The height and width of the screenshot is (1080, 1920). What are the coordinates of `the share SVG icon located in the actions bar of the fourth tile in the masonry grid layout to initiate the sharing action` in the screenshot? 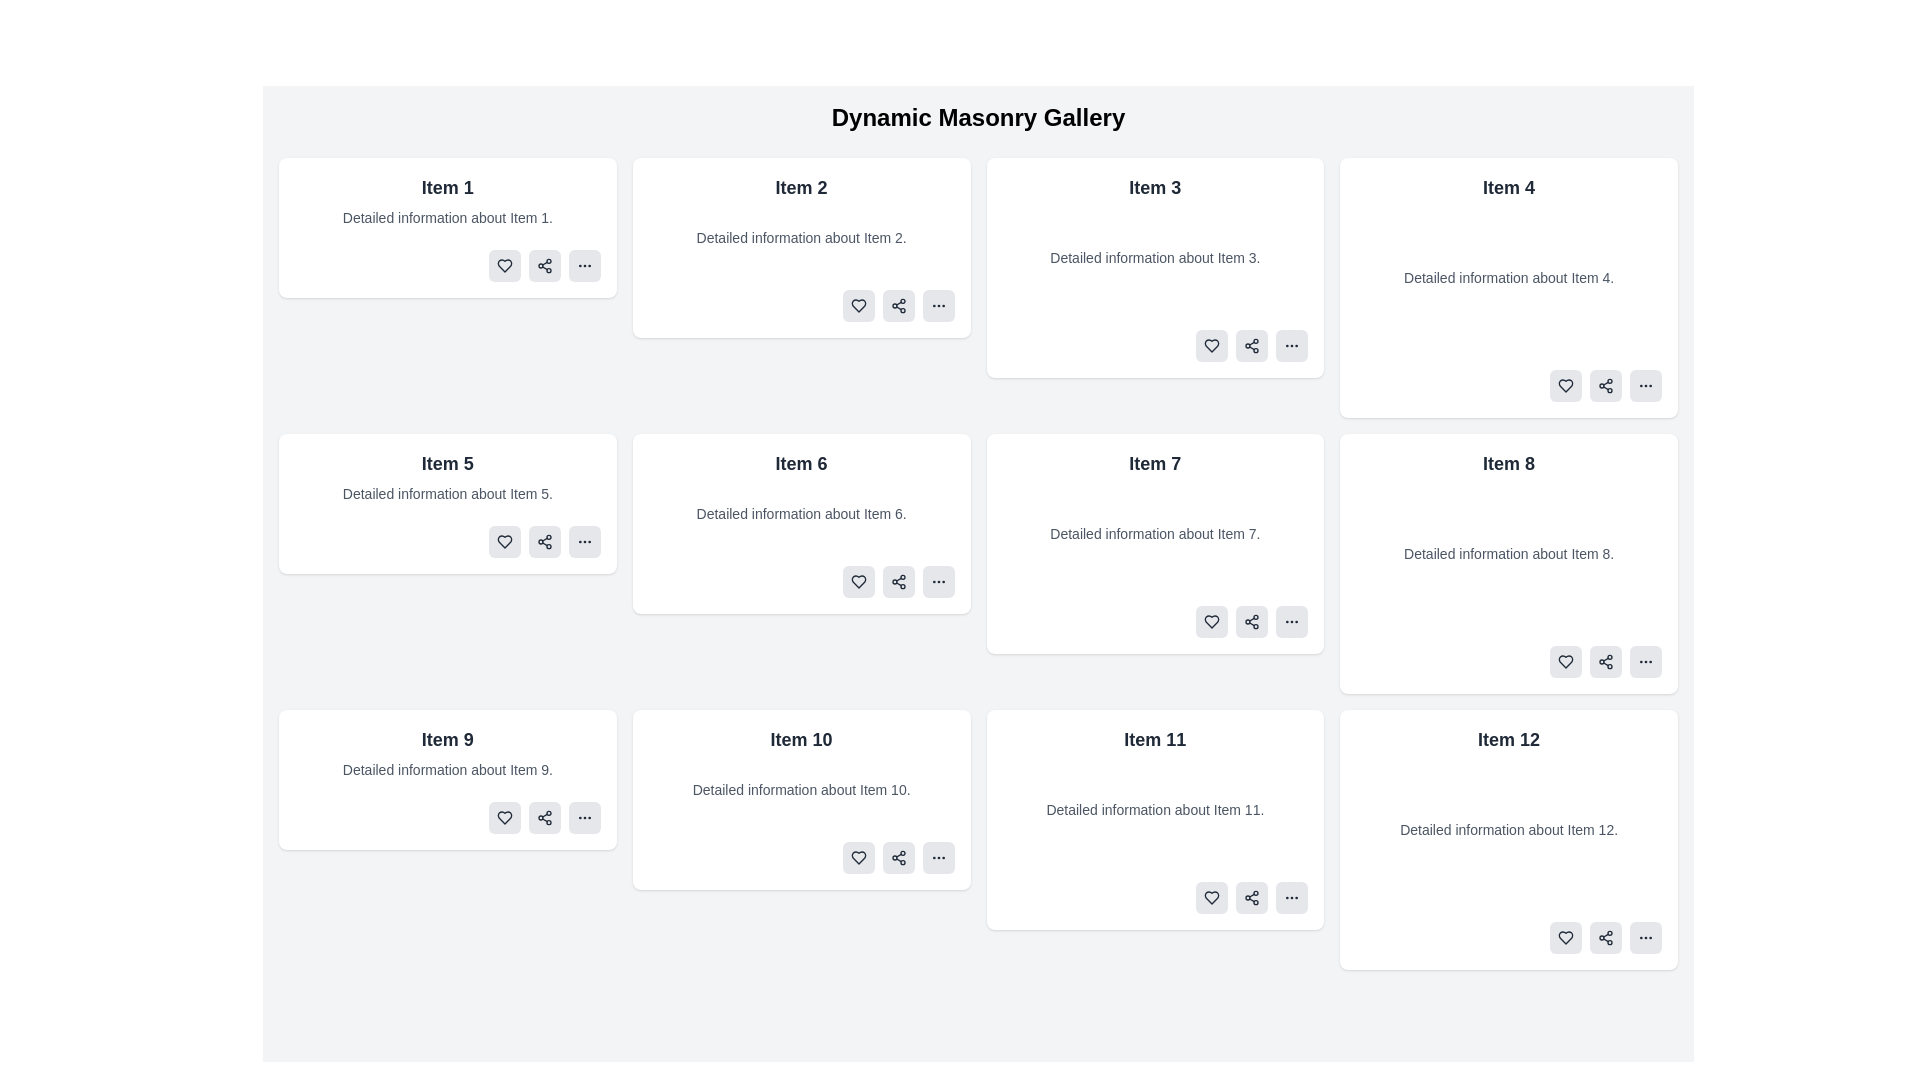 It's located at (1606, 385).